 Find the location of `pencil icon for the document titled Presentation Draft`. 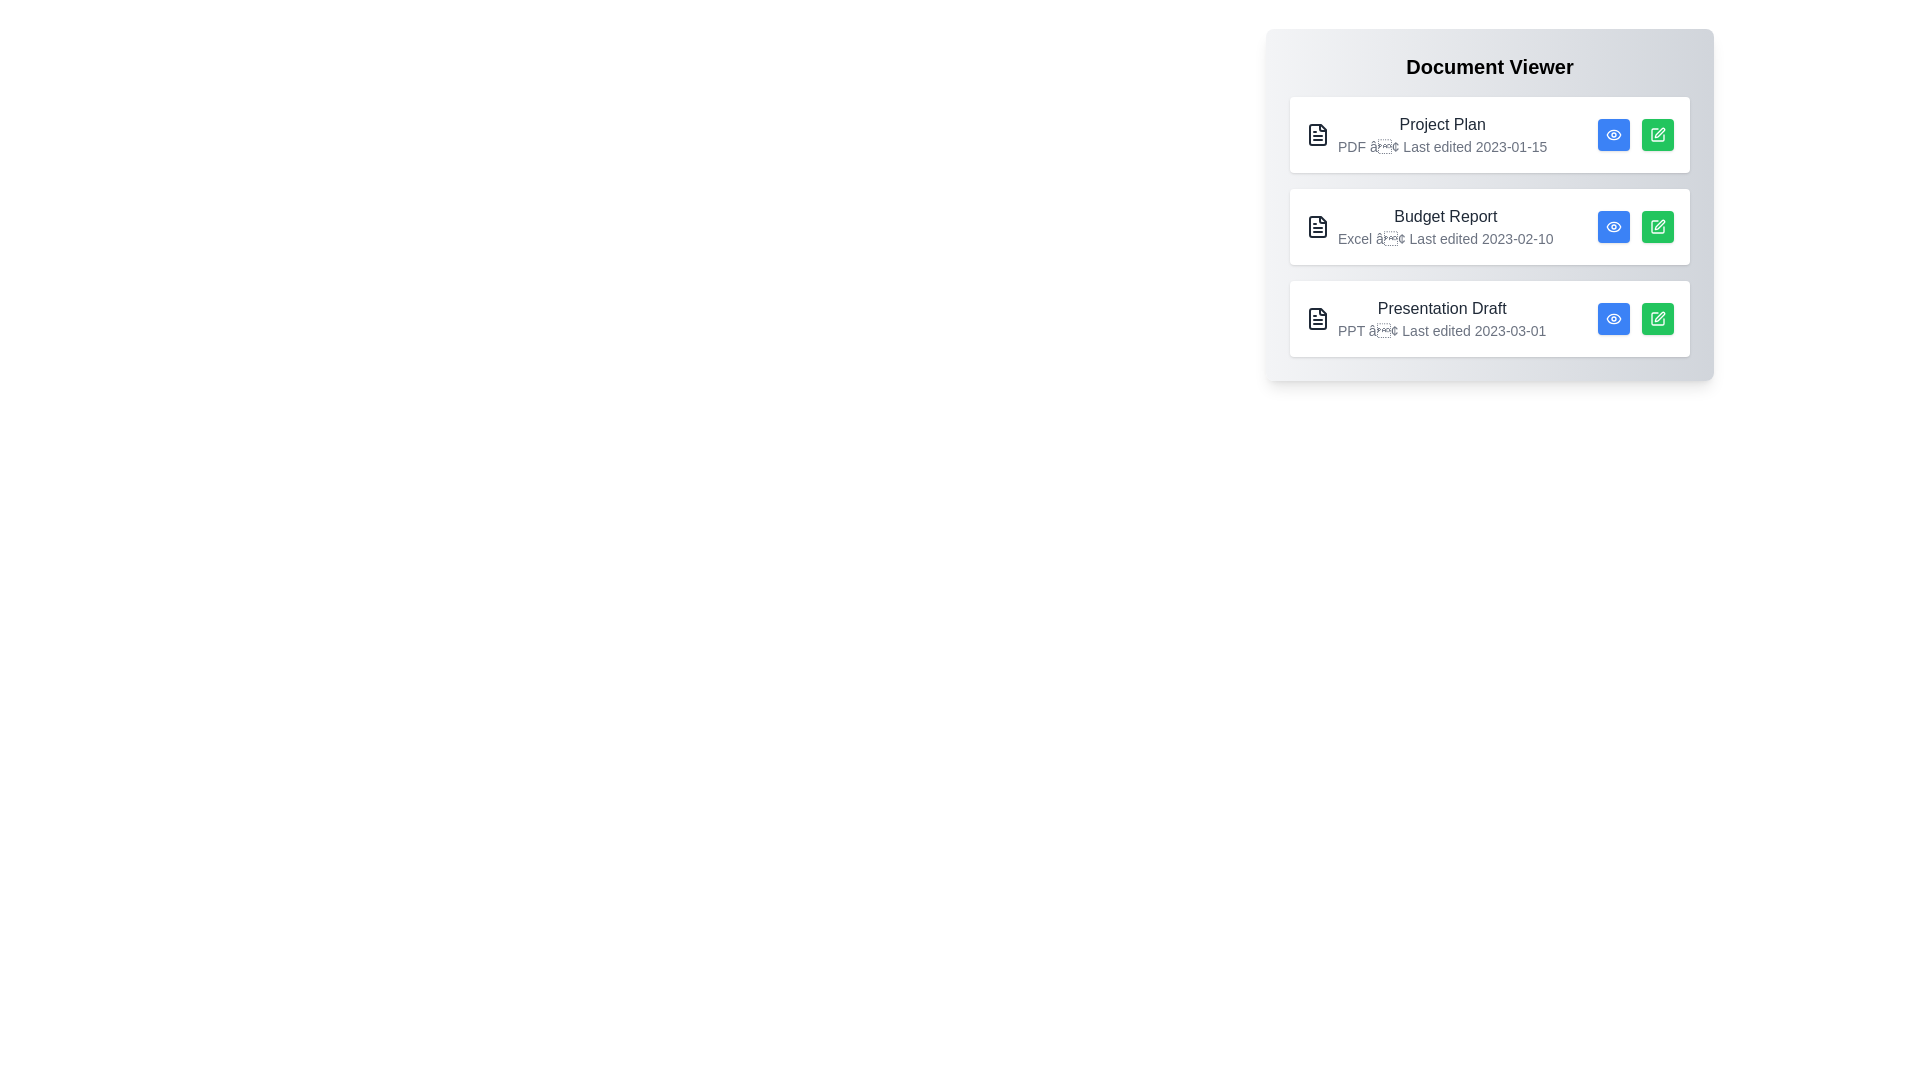

pencil icon for the document titled Presentation Draft is located at coordinates (1657, 318).